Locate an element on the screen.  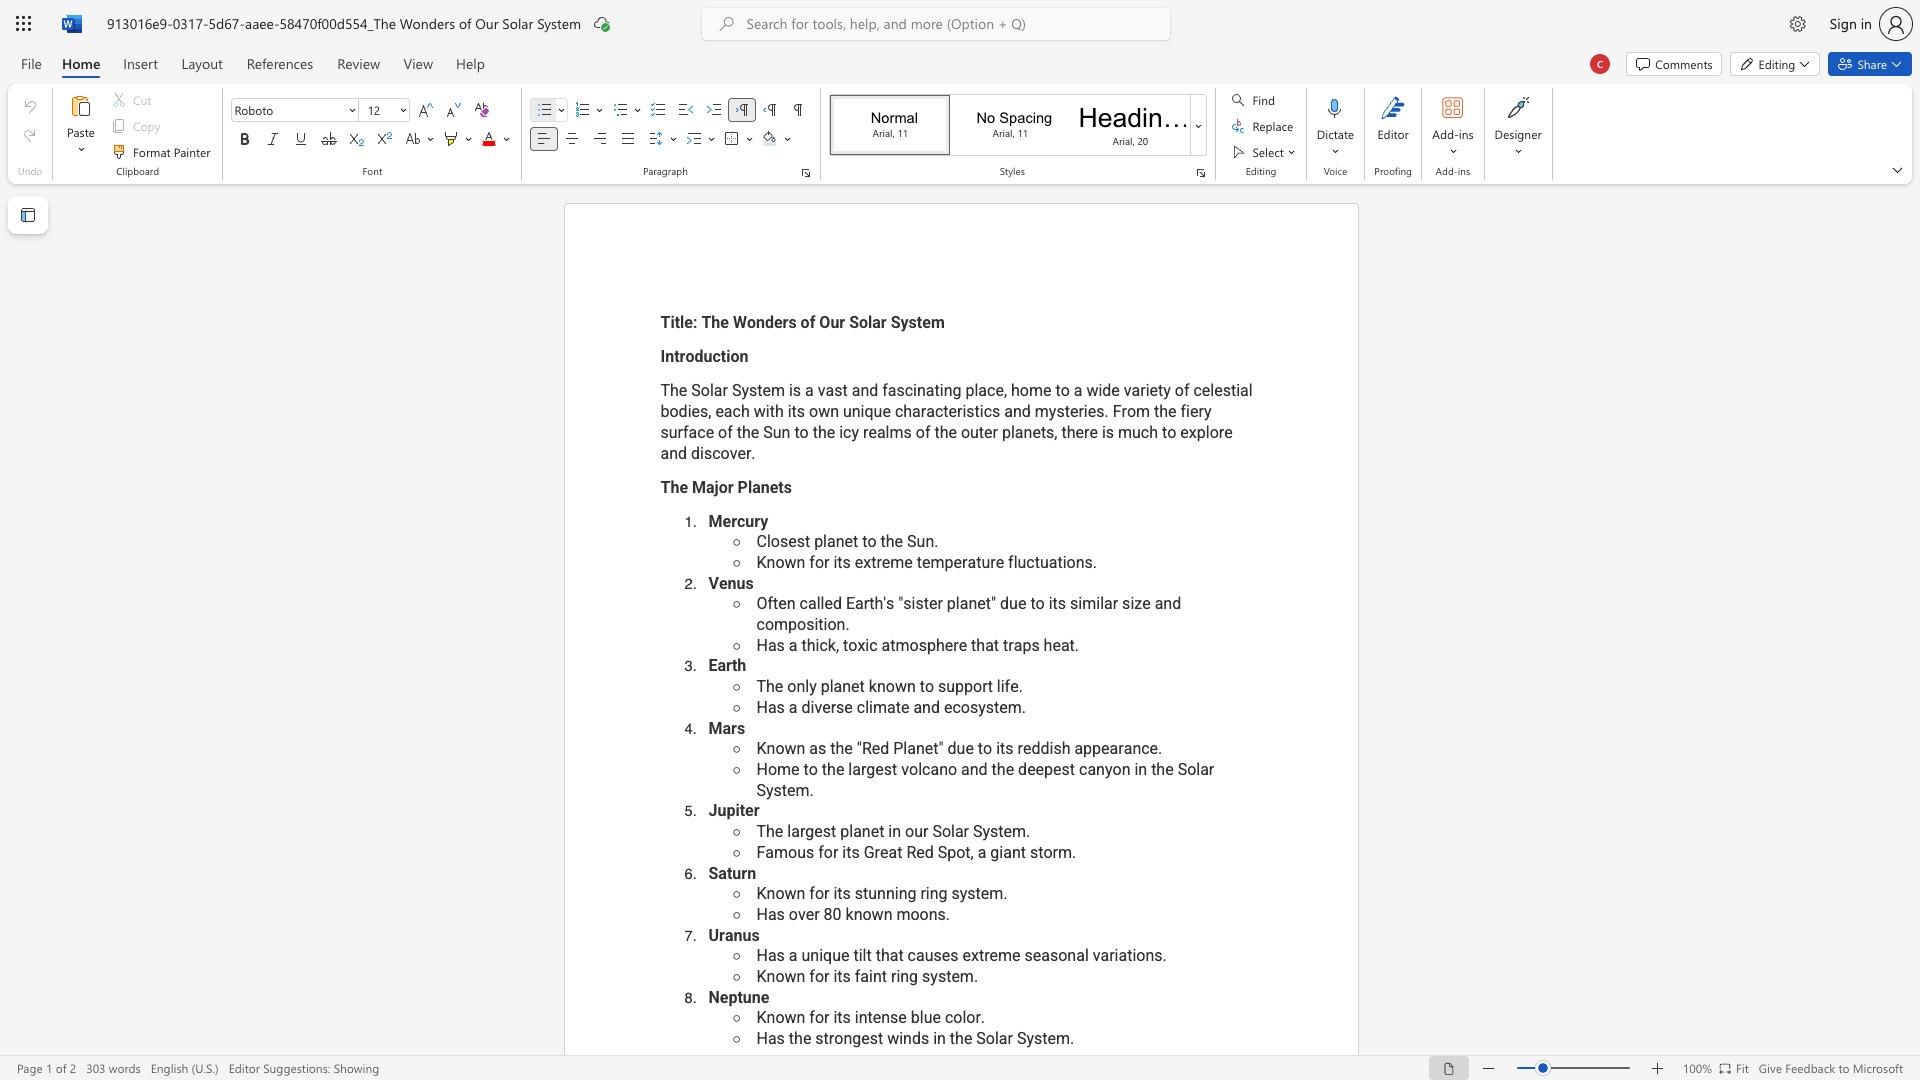
the 7th character "e" in the text is located at coordinates (1153, 748).